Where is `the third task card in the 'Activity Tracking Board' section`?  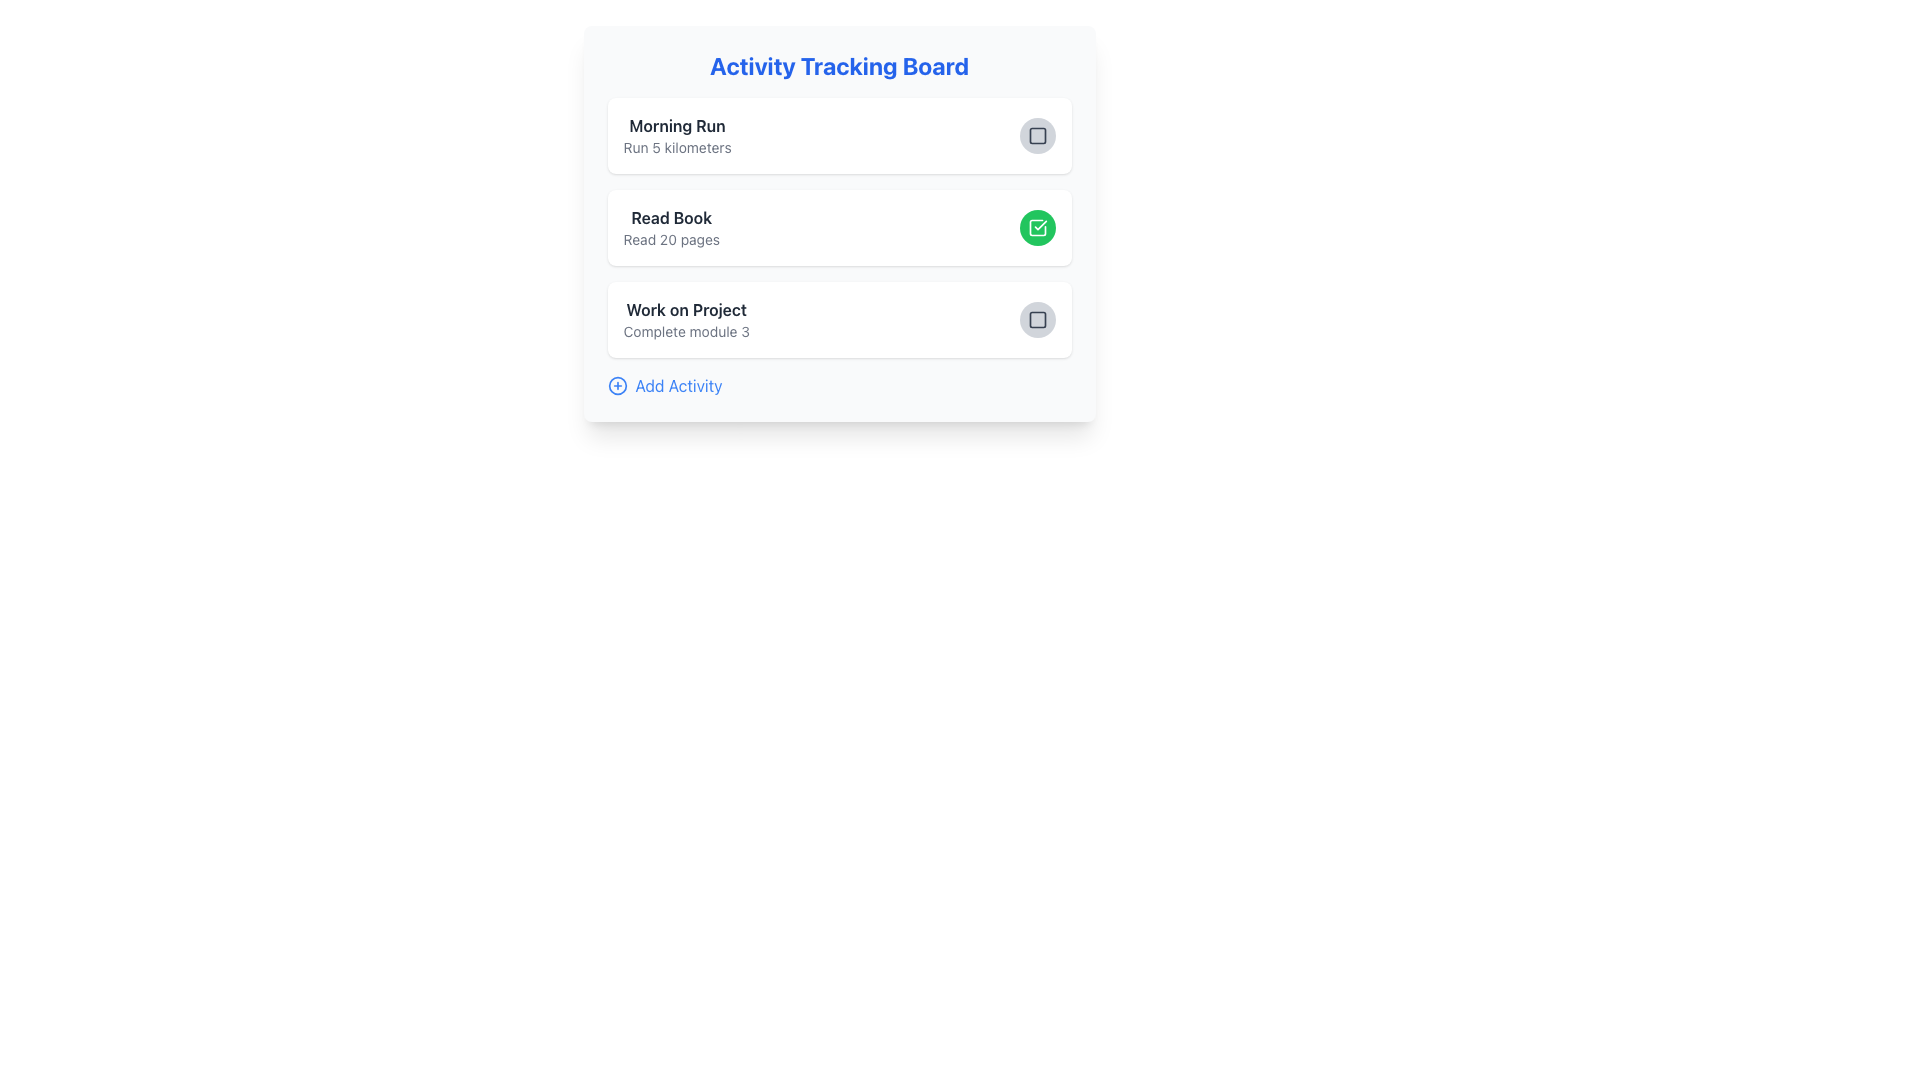 the third task card in the 'Activity Tracking Board' section is located at coordinates (839, 319).